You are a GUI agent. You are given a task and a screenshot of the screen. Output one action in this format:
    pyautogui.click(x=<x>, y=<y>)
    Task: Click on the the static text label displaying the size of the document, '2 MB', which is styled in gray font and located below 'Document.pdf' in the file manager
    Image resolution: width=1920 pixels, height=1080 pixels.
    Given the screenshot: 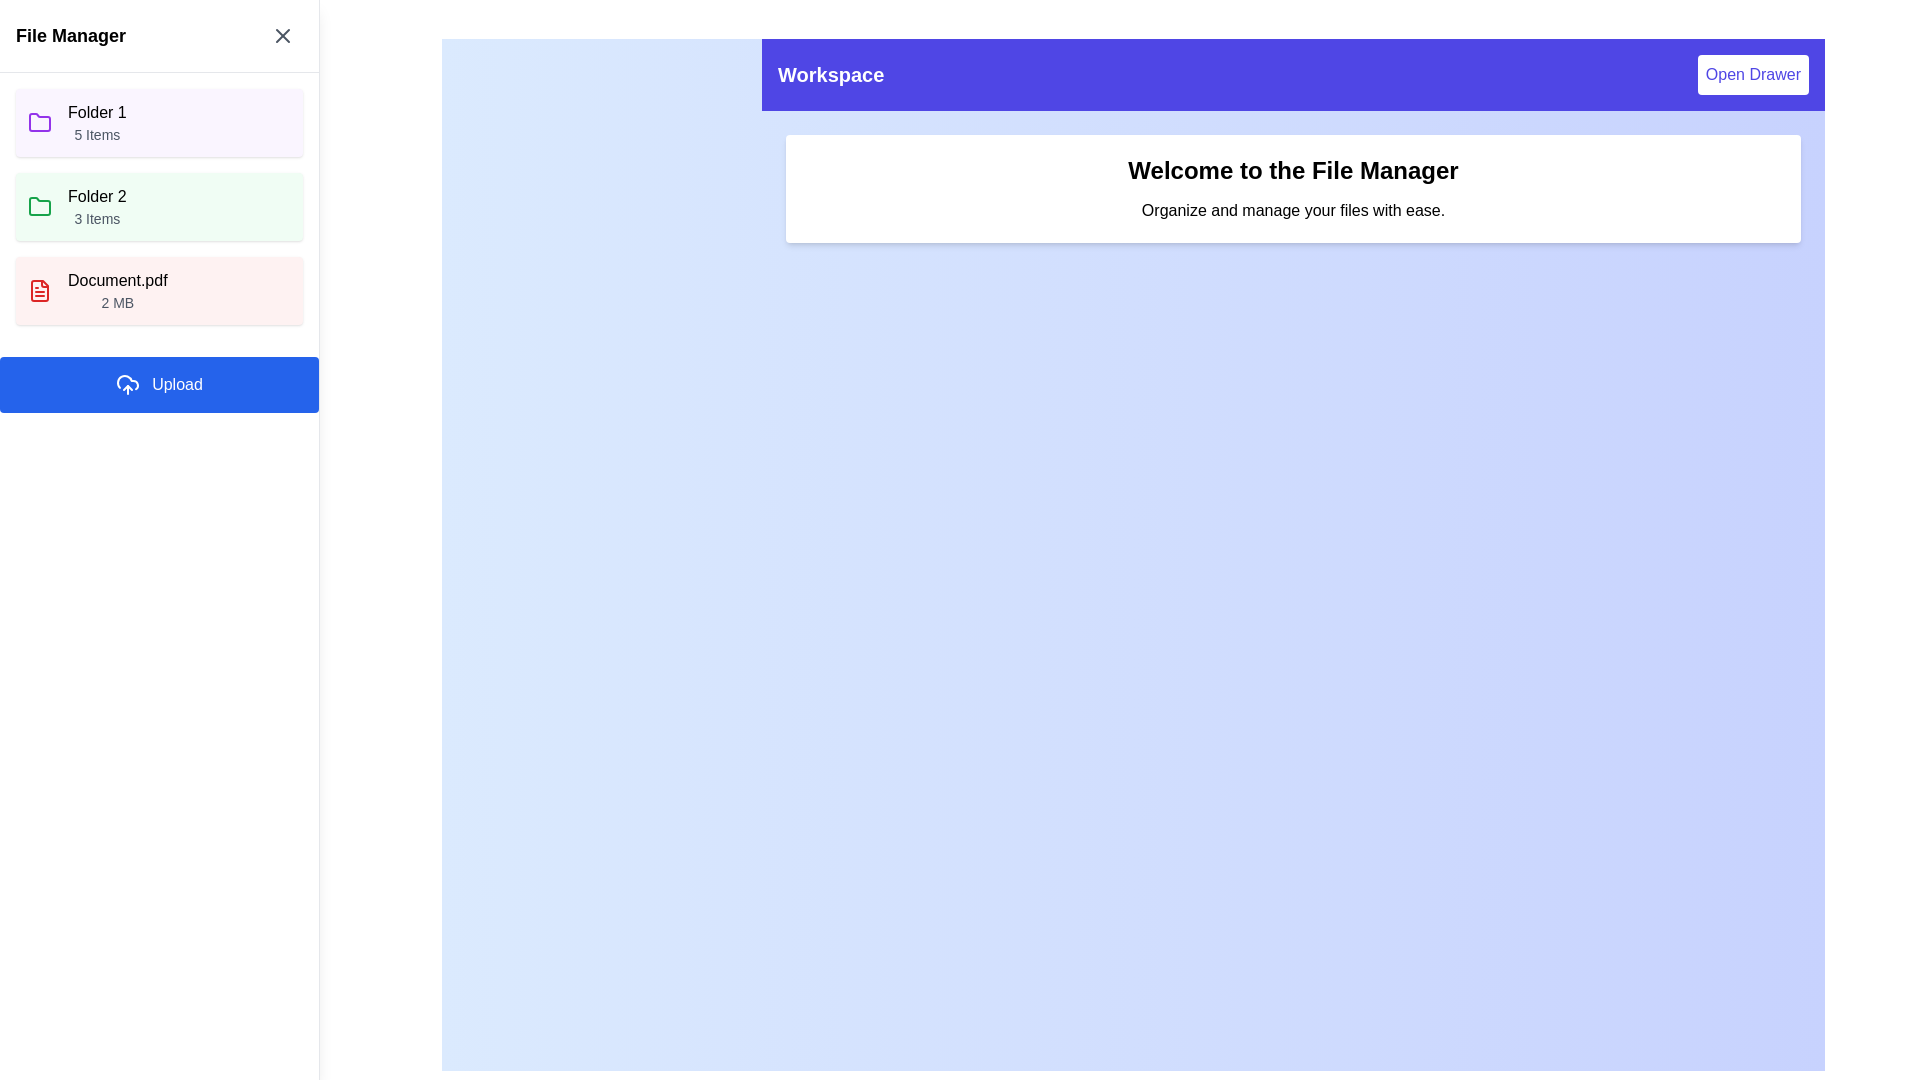 What is the action you would take?
    pyautogui.click(x=116, y=303)
    